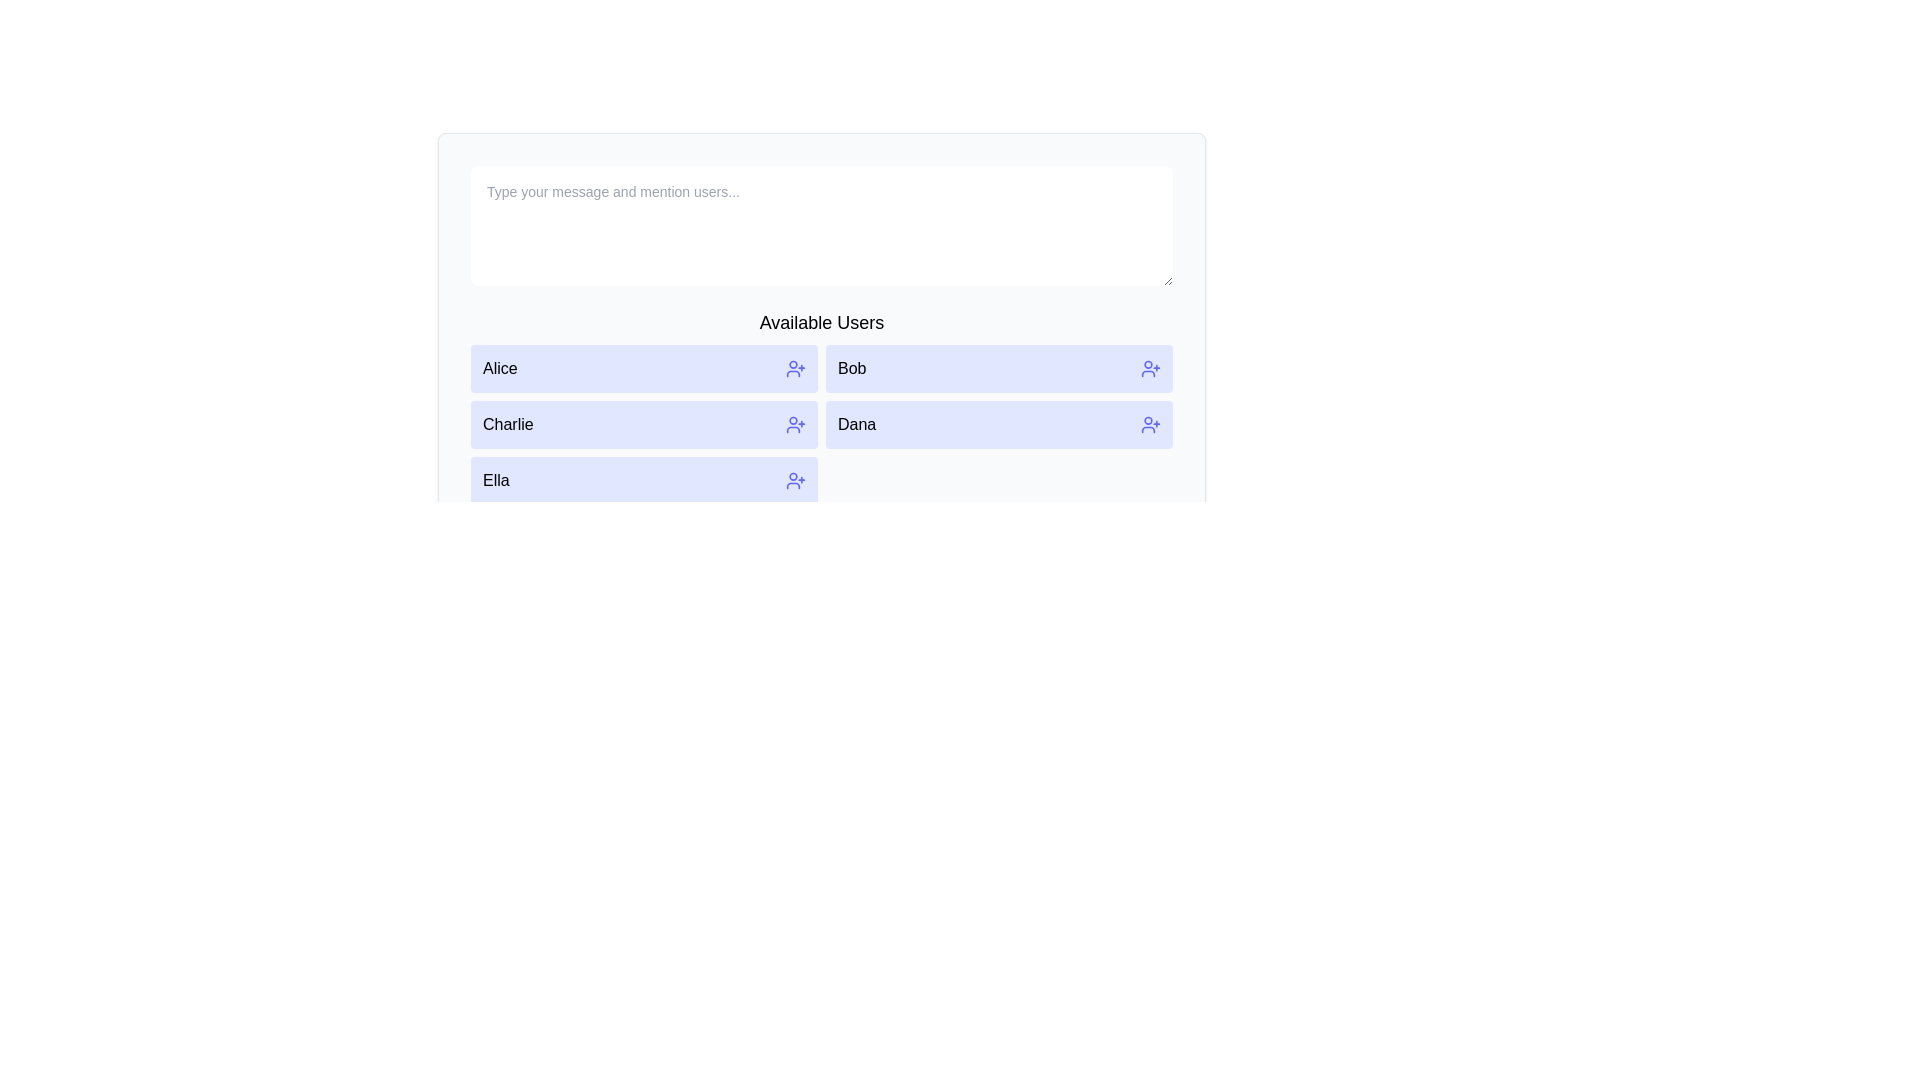 This screenshot has height=1080, width=1920. What do you see at coordinates (821, 406) in the screenshot?
I see `a user name in the 'Available Users' grid` at bounding box center [821, 406].